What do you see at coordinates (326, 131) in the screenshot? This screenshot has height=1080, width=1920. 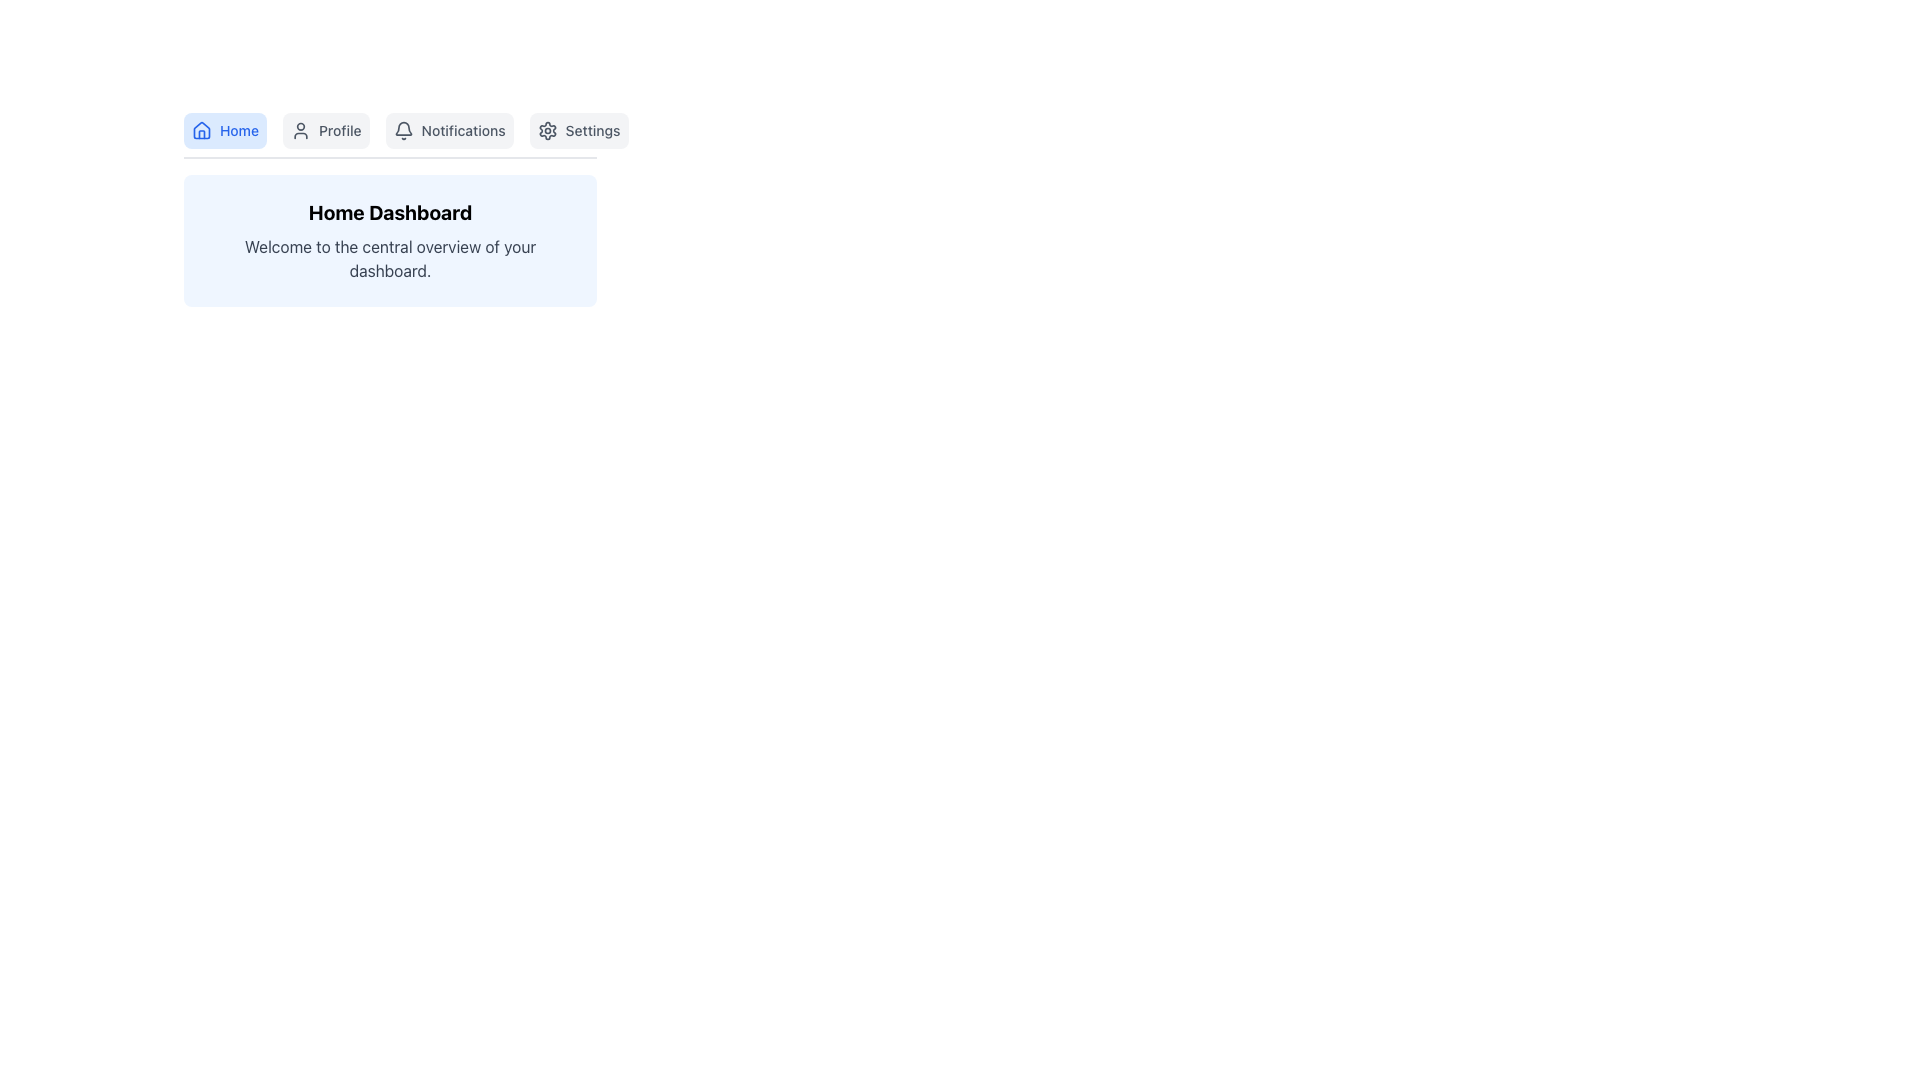 I see `the 'Profile' button, which is the second button in the navigation menu` at bounding box center [326, 131].